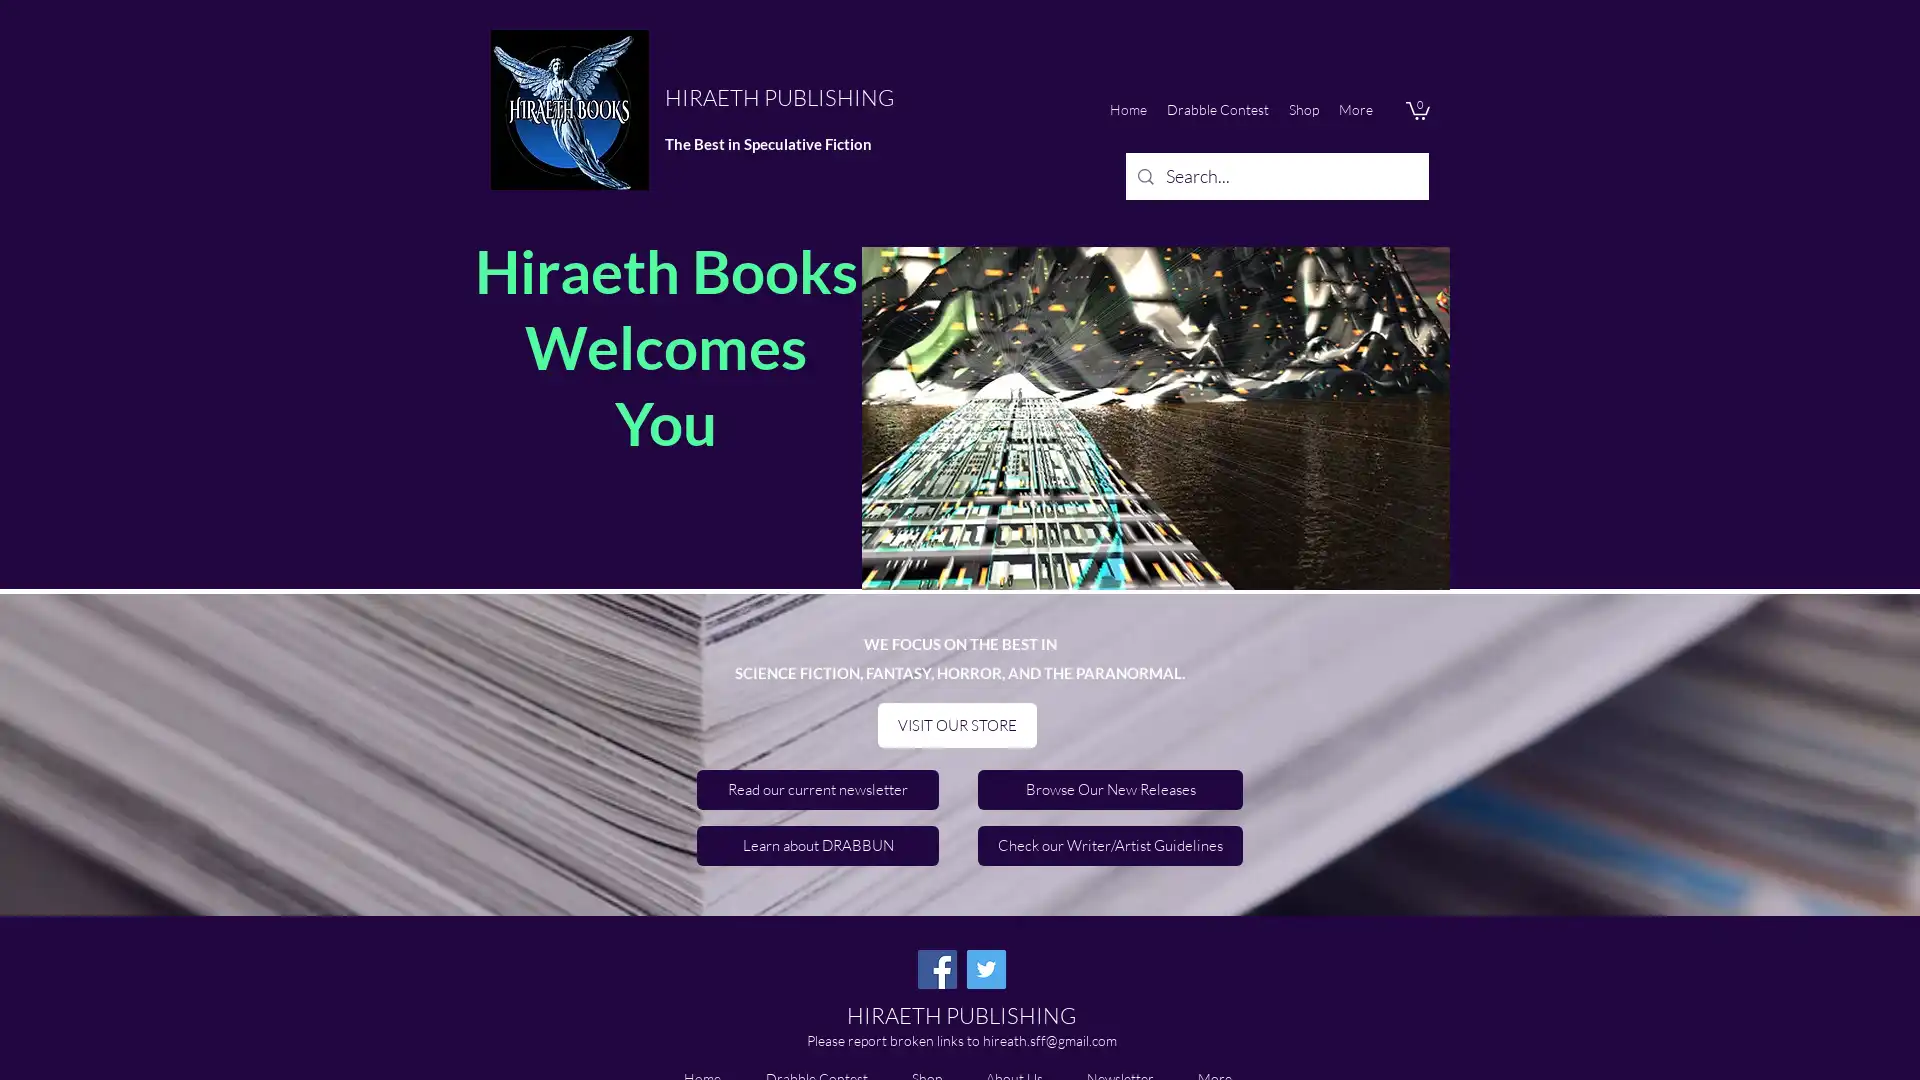 The width and height of the screenshot is (1920, 1080). What do you see at coordinates (1416, 110) in the screenshot?
I see `Cart with 0 items` at bounding box center [1416, 110].